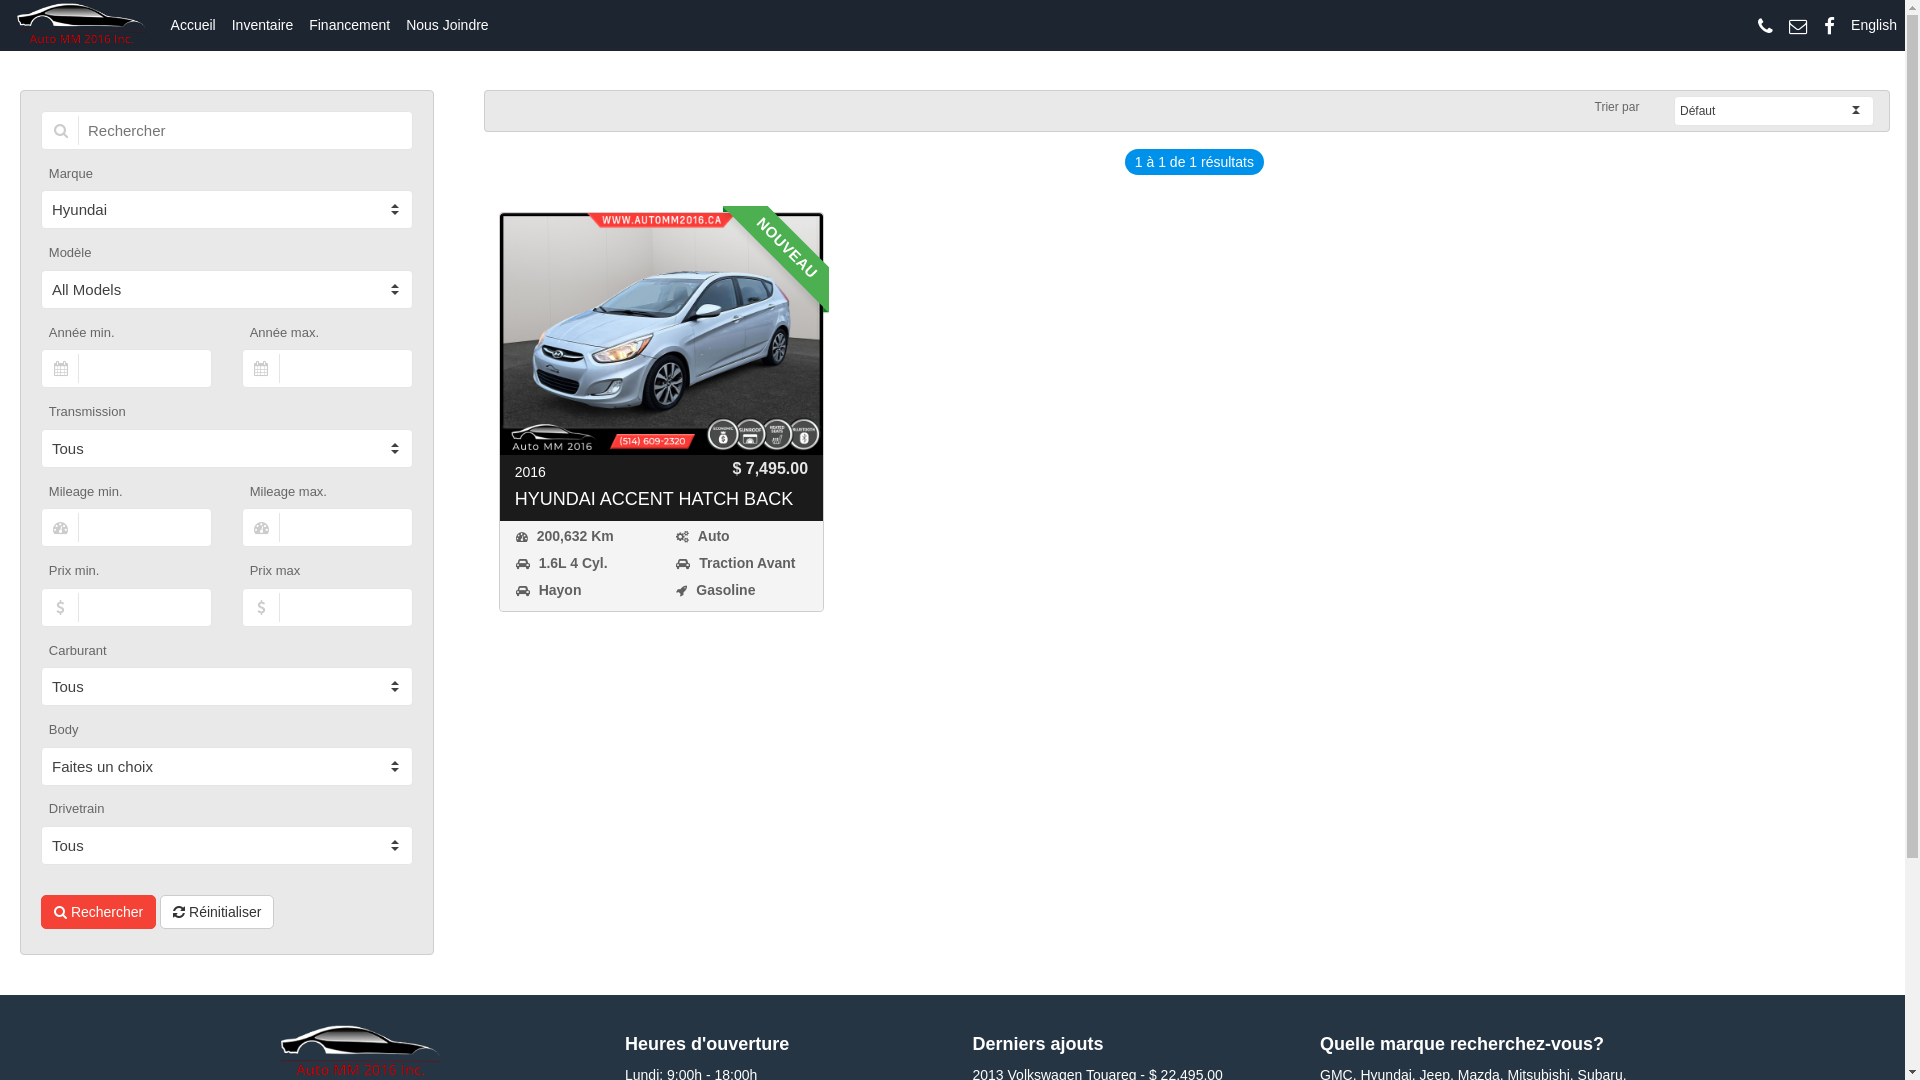 This screenshot has width=1920, height=1080. I want to click on 'Find us on Facebook!', so click(1815, 27).